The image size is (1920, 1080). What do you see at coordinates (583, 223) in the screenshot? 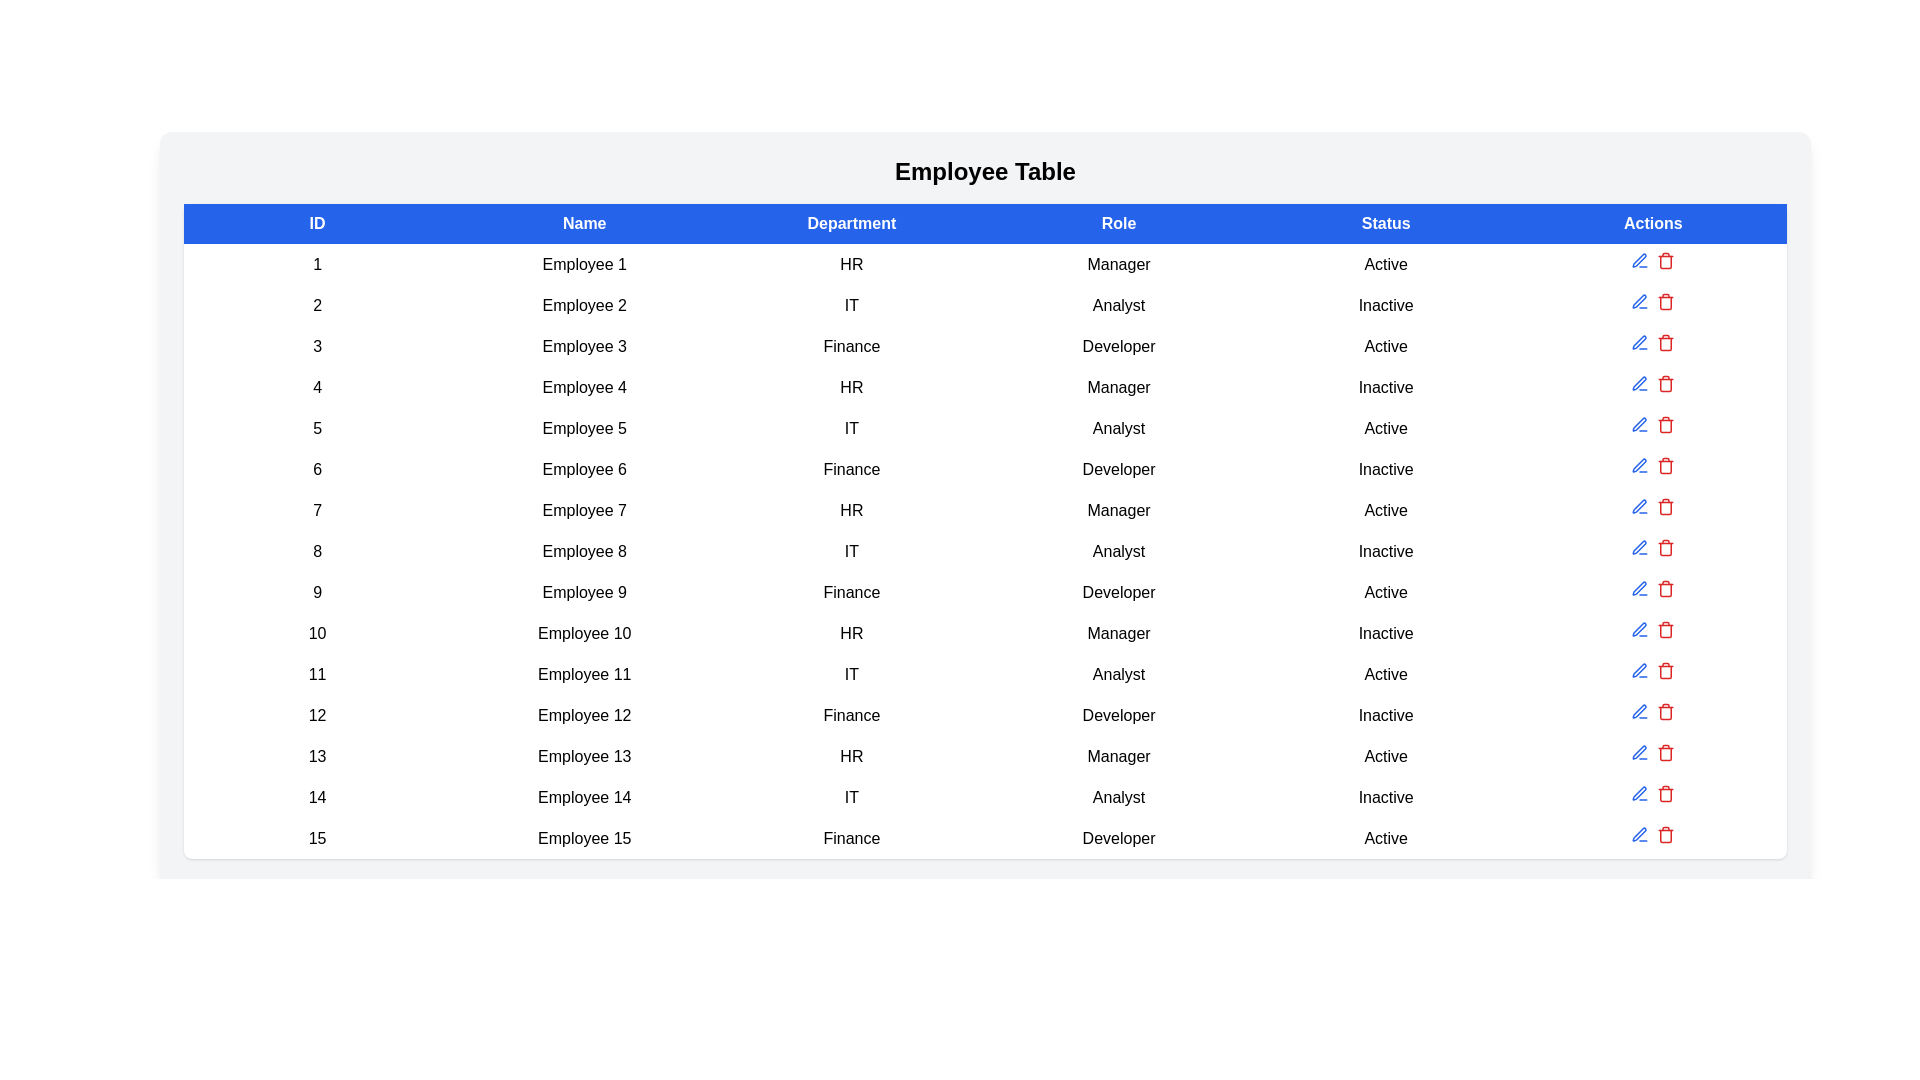
I see `the column header labeled 'Name' to sort the table rows by that column` at bounding box center [583, 223].